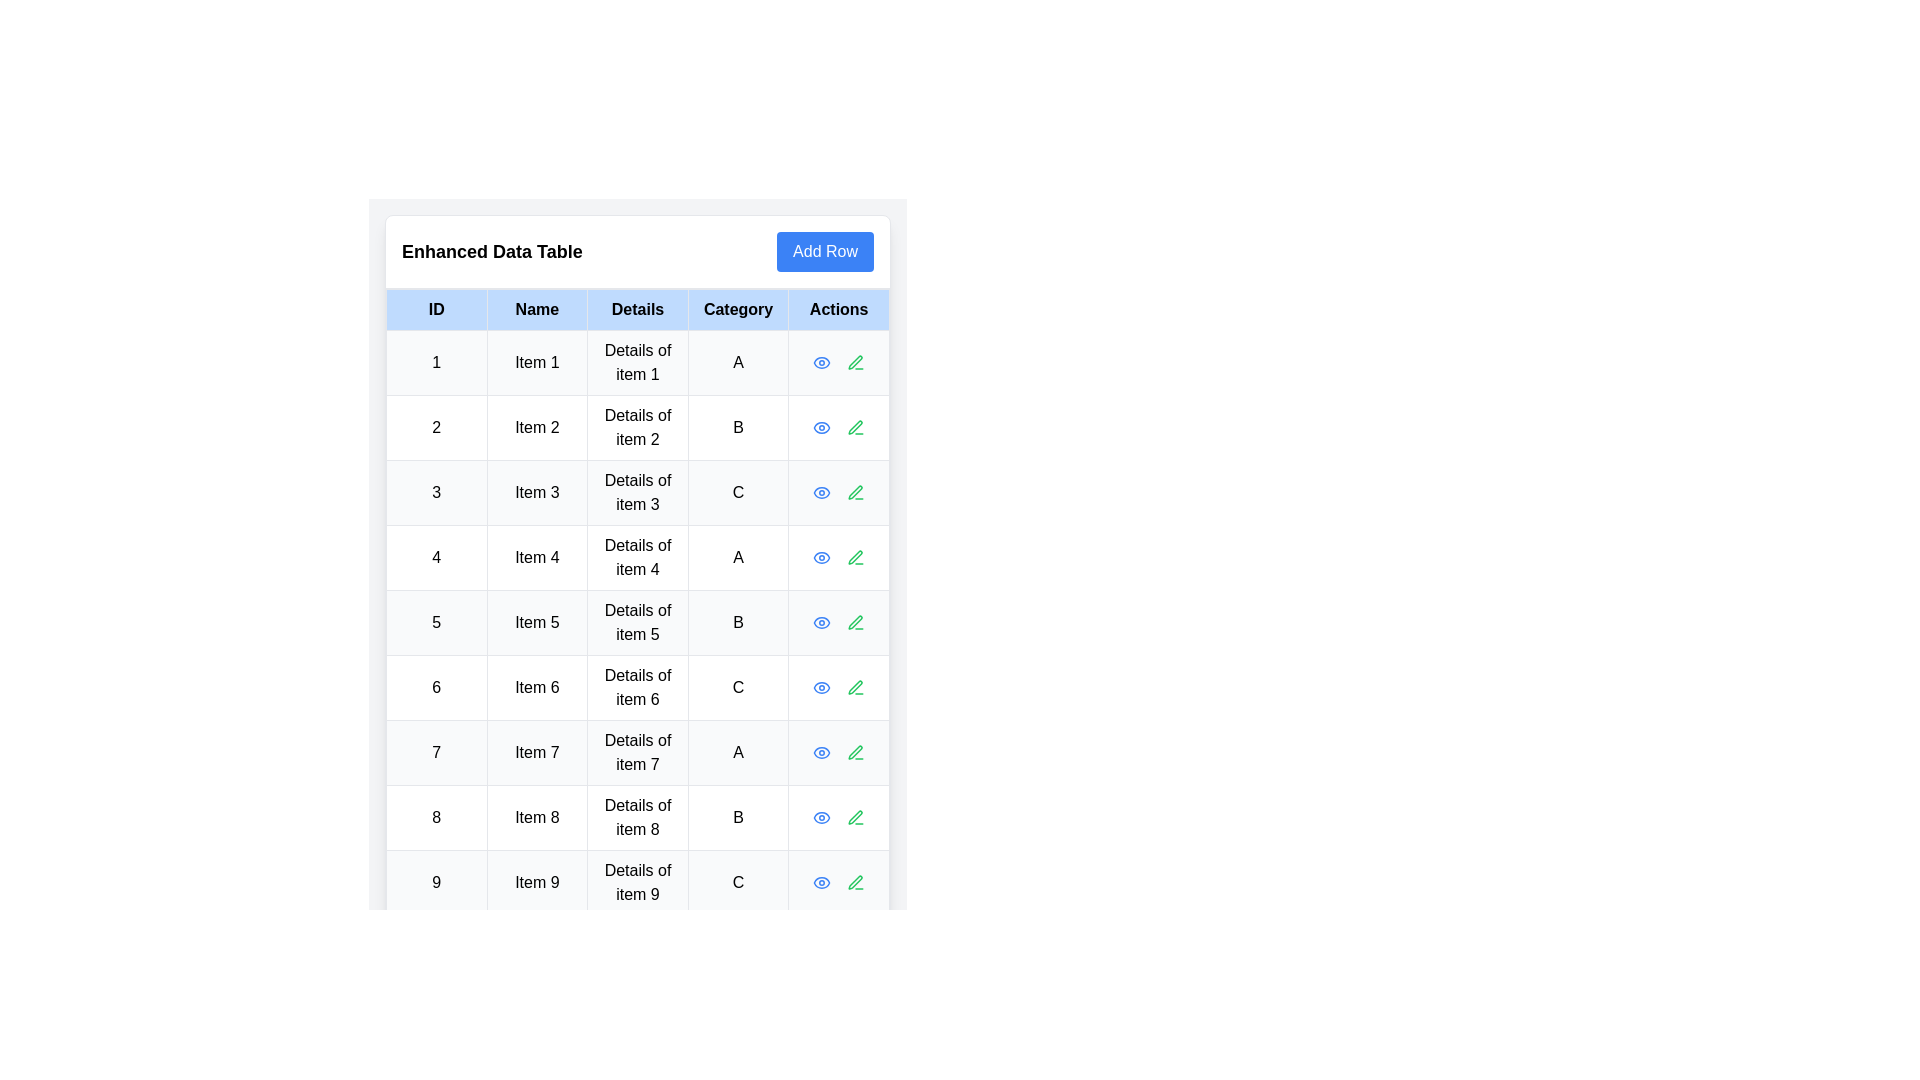 Image resolution: width=1920 pixels, height=1080 pixels. Describe the element at coordinates (537, 493) in the screenshot. I see `the Text Cell in the second column of the third row of the table that displays the name of the third item` at that location.